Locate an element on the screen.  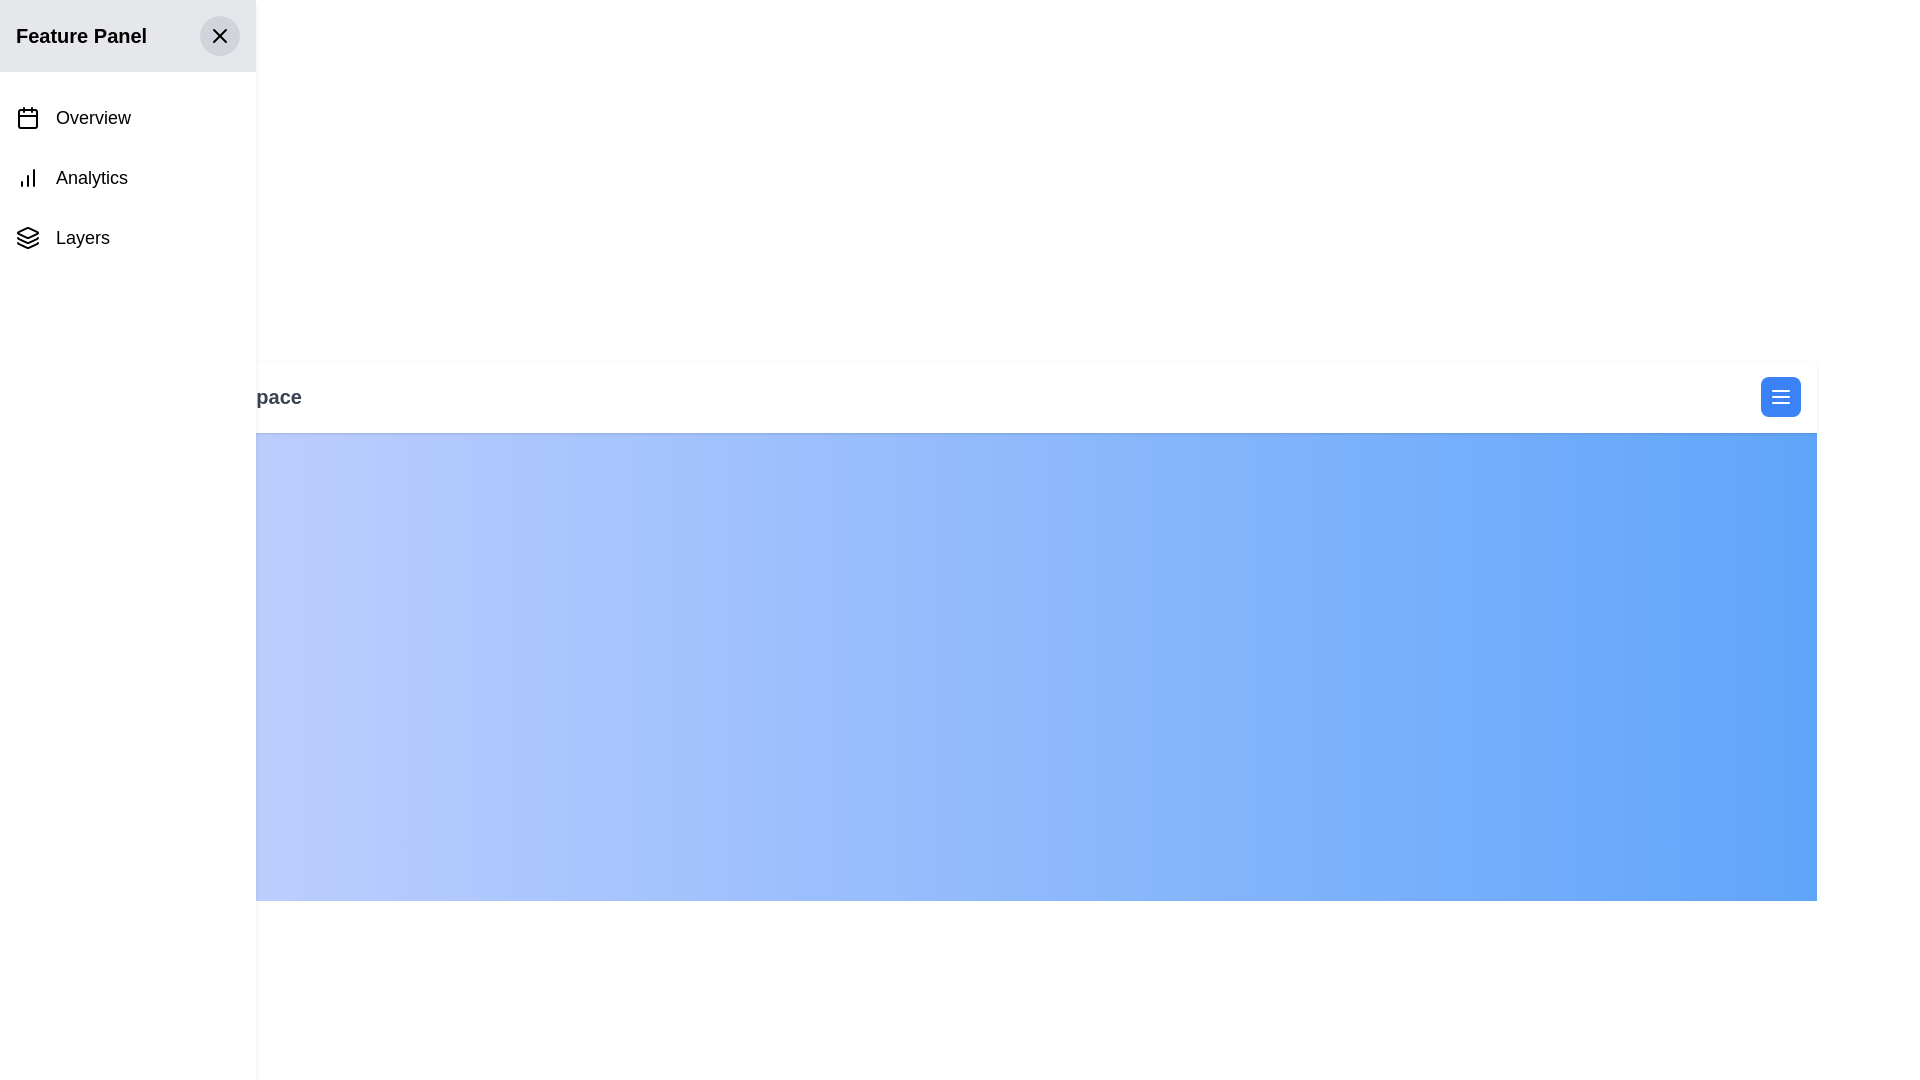
the icon located in the top-right corner of the interface that serves as a visual indicator for opening a navigation drawer or menu is located at coordinates (1780, 397).